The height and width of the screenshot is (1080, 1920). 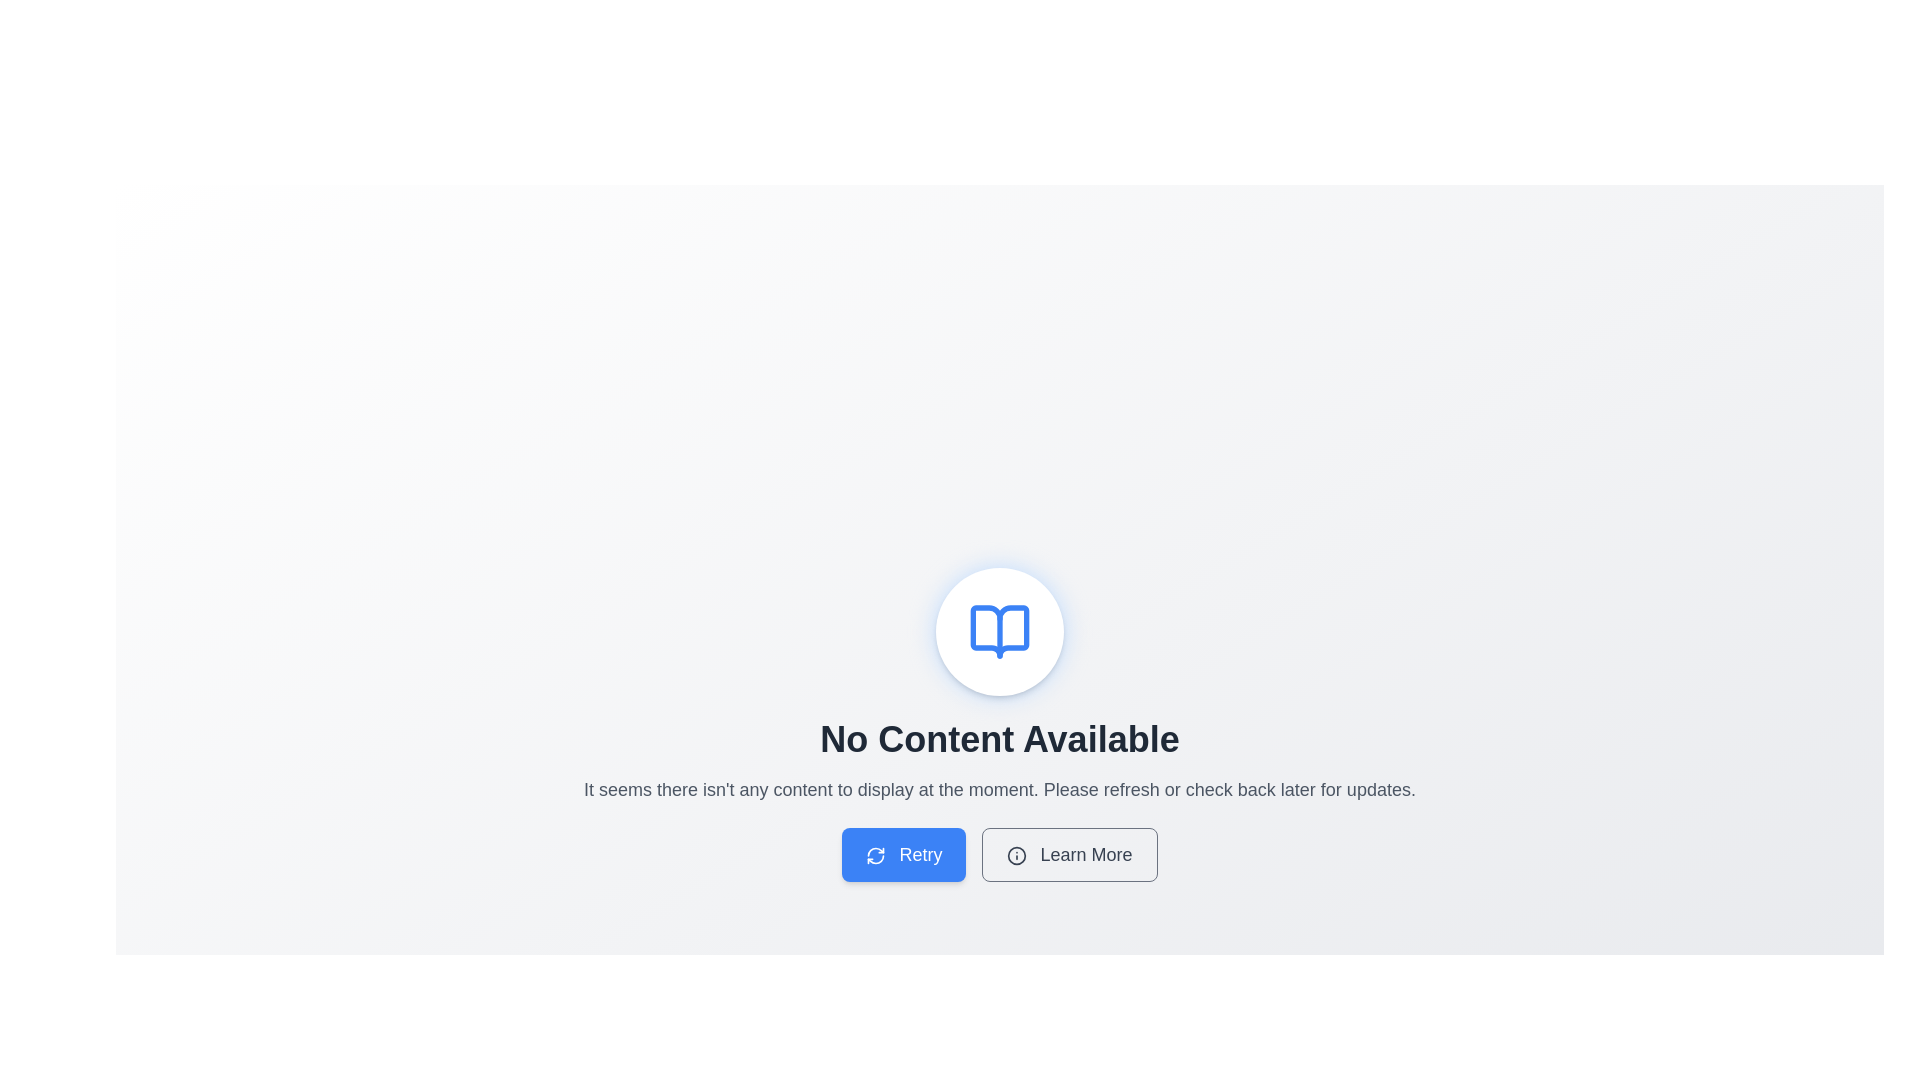 What do you see at coordinates (999, 632) in the screenshot?
I see `the circular icon with a light blue background featuring an open book graphic, located centrally above the main content` at bounding box center [999, 632].